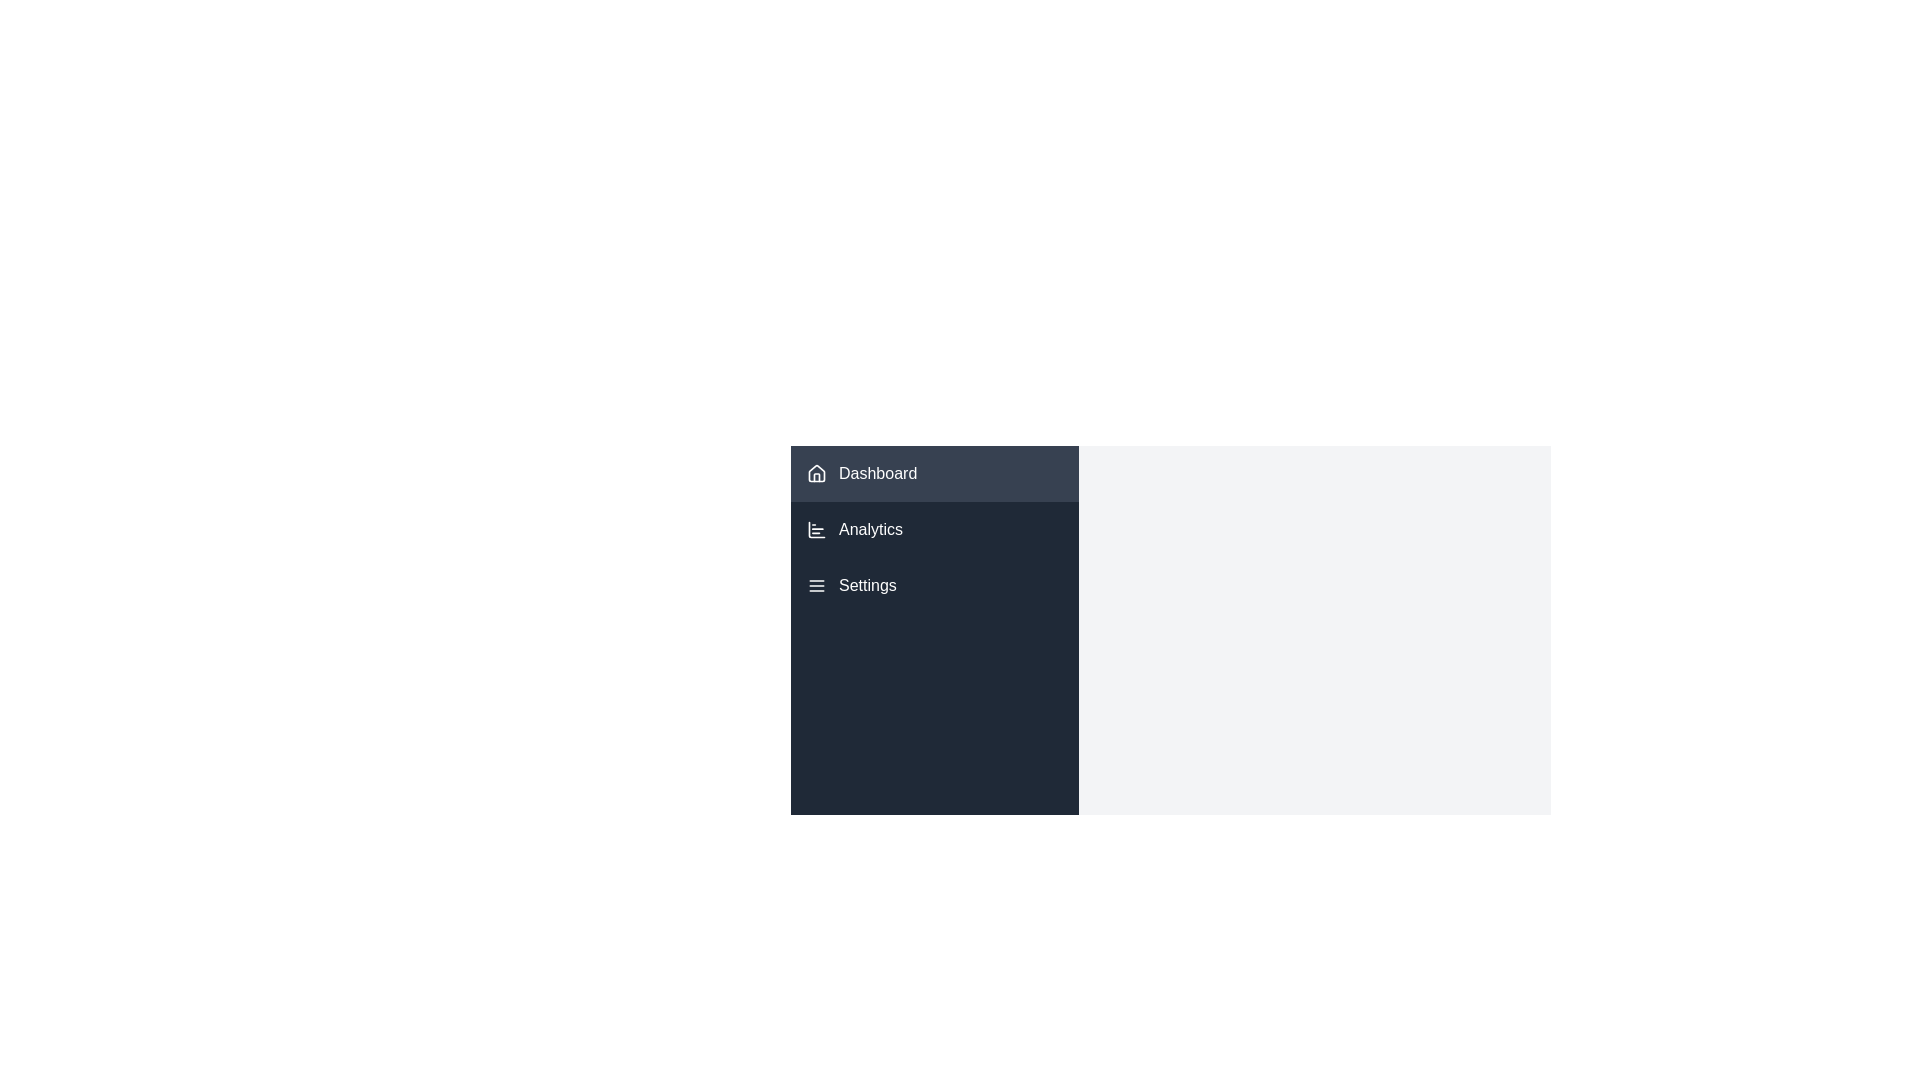  I want to click on the 'Dashboard' text label, so click(878, 474).